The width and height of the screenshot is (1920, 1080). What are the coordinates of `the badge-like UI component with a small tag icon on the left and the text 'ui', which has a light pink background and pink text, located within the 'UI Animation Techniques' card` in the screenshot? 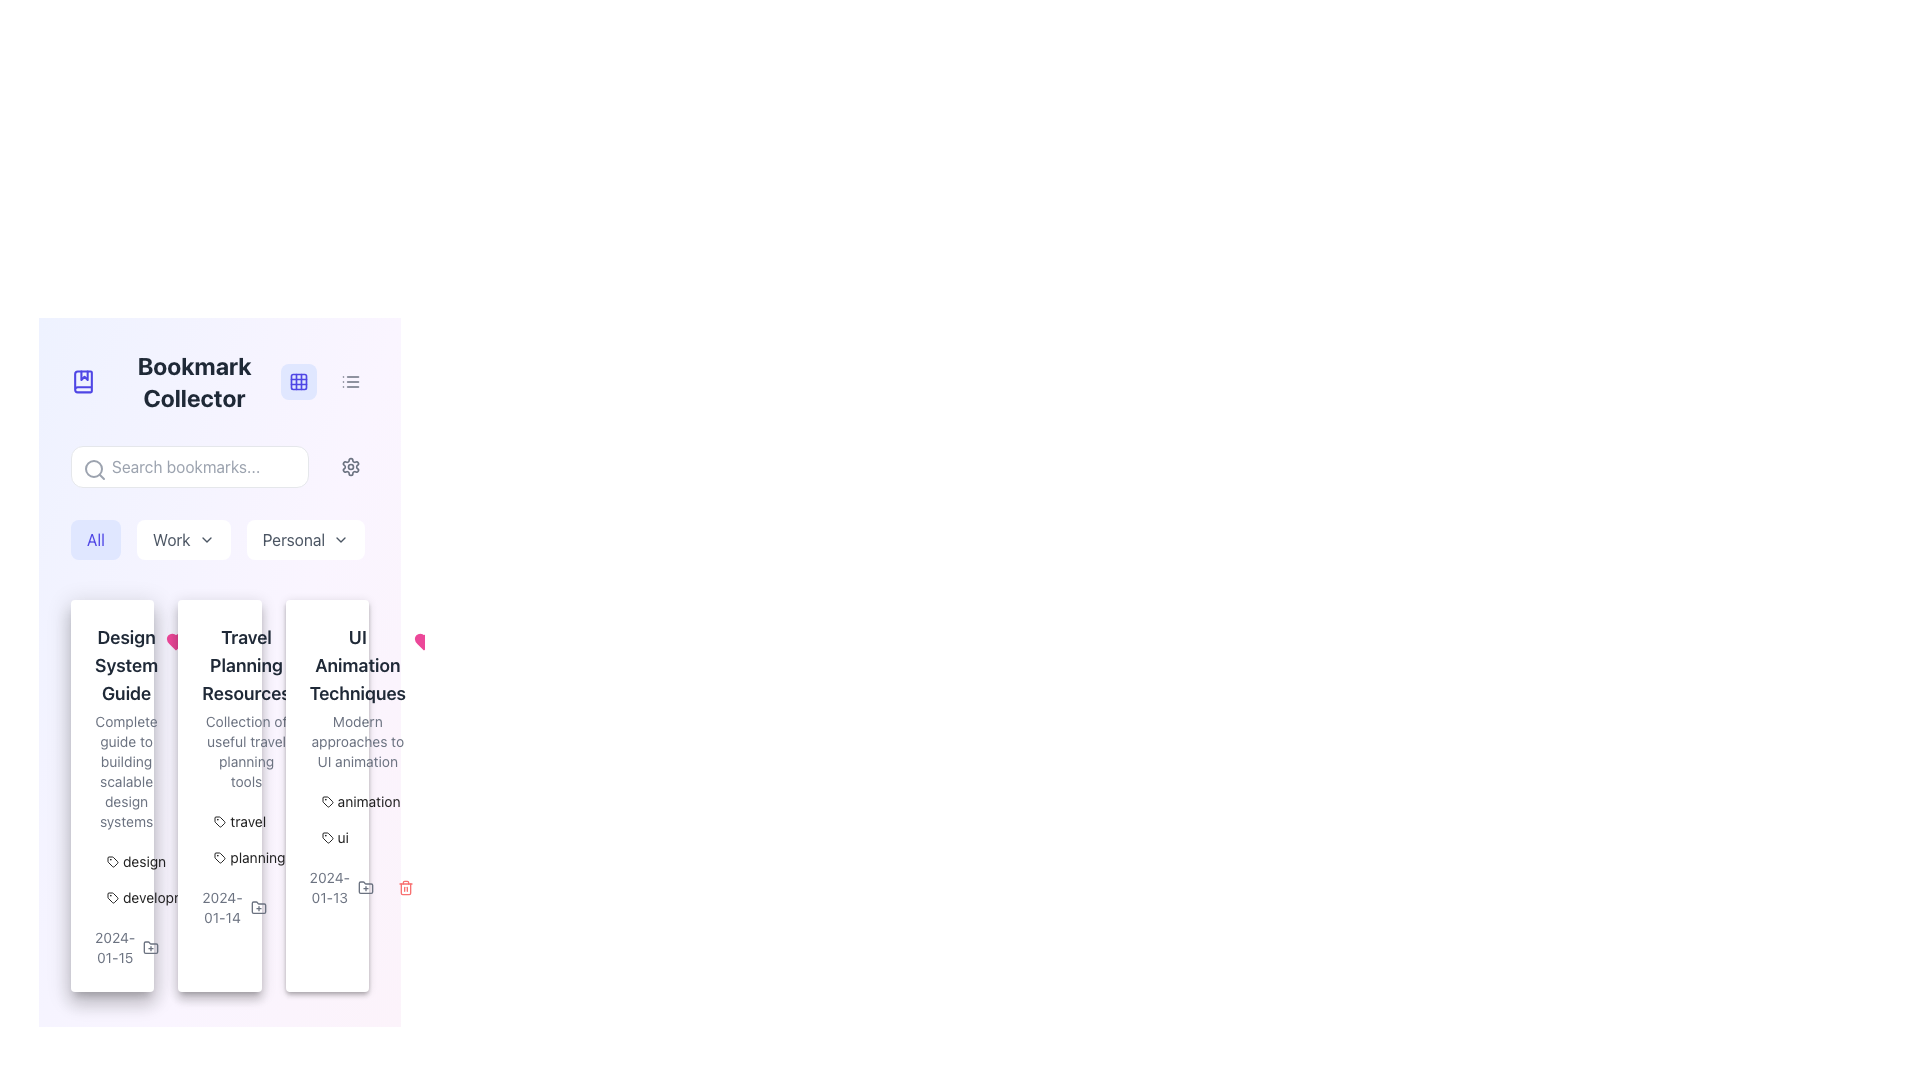 It's located at (335, 837).